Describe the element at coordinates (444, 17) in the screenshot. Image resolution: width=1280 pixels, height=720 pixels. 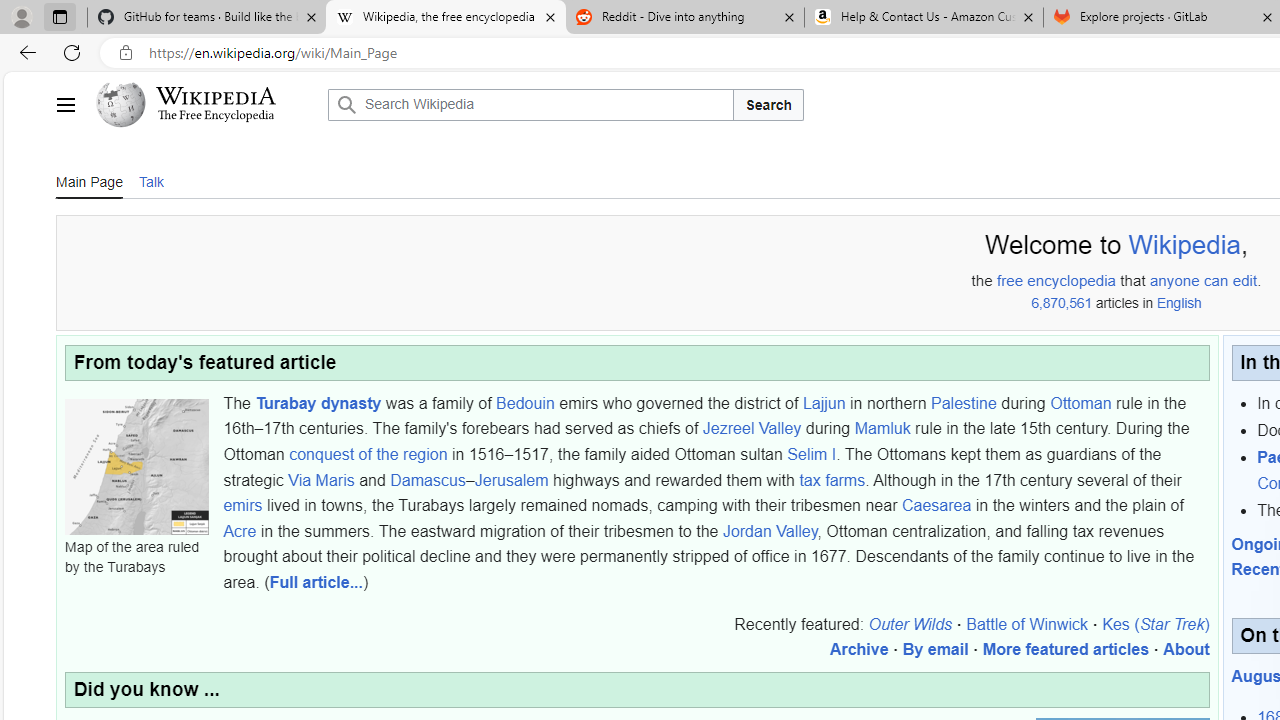
I see `'Wikipedia, the free encyclopedia'` at that location.